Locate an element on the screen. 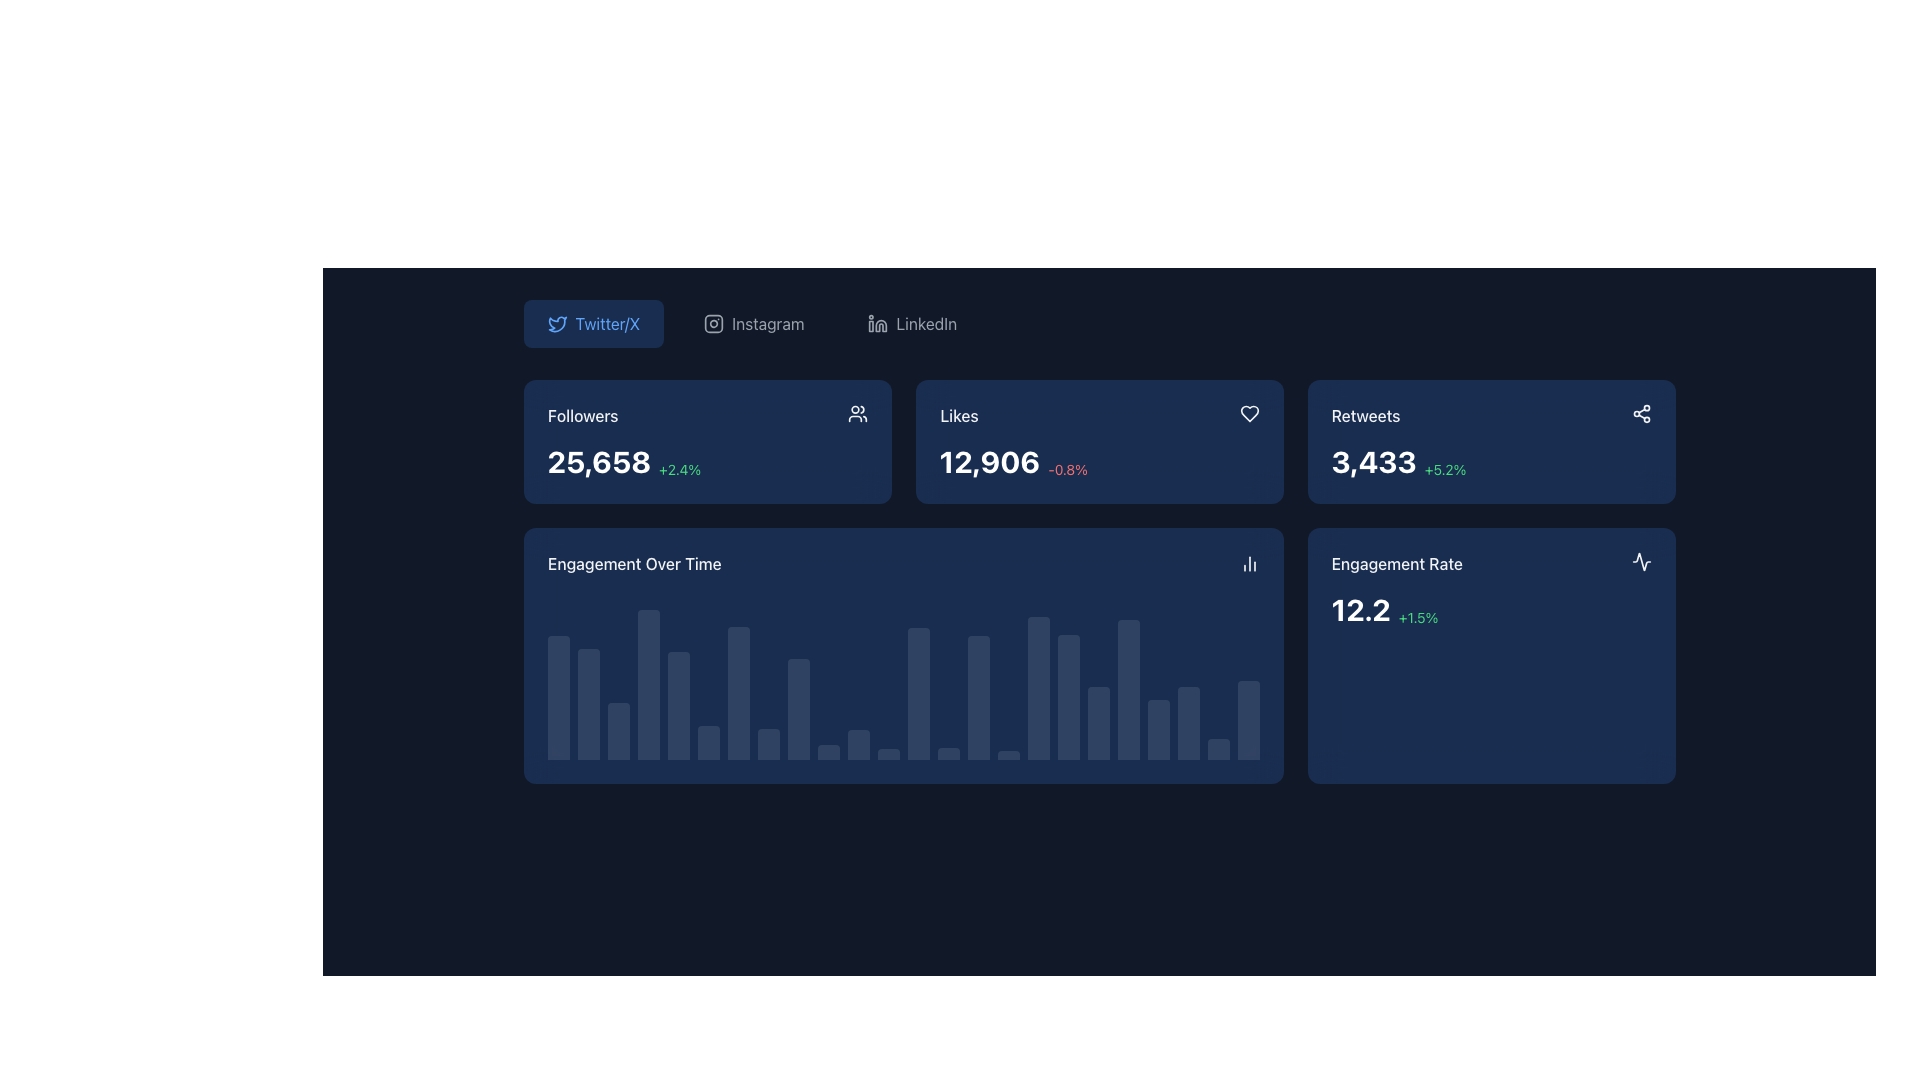  the data presented in the Visual data card located in the second row of the grid layout, directly below the 'Followers' and 'Likes' cards is located at coordinates (902, 655).